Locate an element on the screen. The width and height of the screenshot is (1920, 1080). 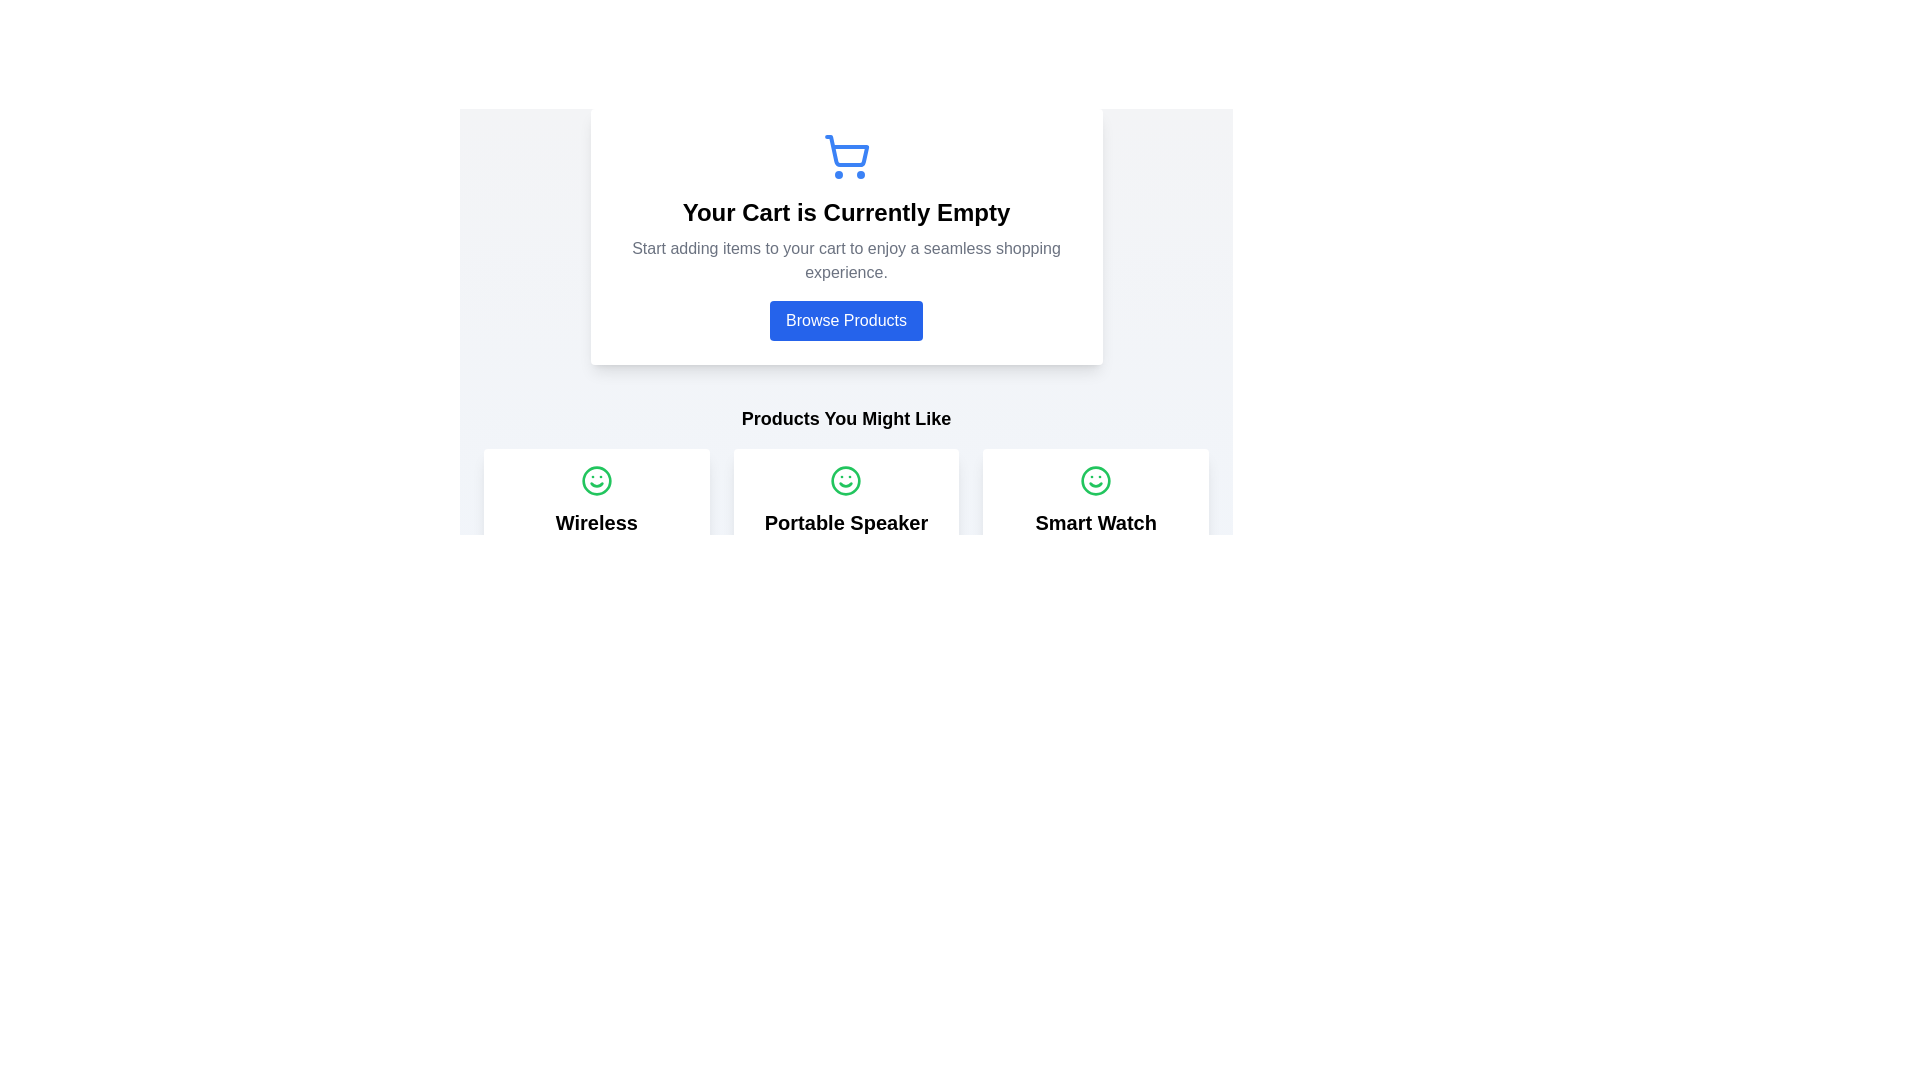
the decorative circular outline of the smile icon on the 'Wireless' product recommendation card located in the 'Products You Might Like' section is located at coordinates (595, 481).